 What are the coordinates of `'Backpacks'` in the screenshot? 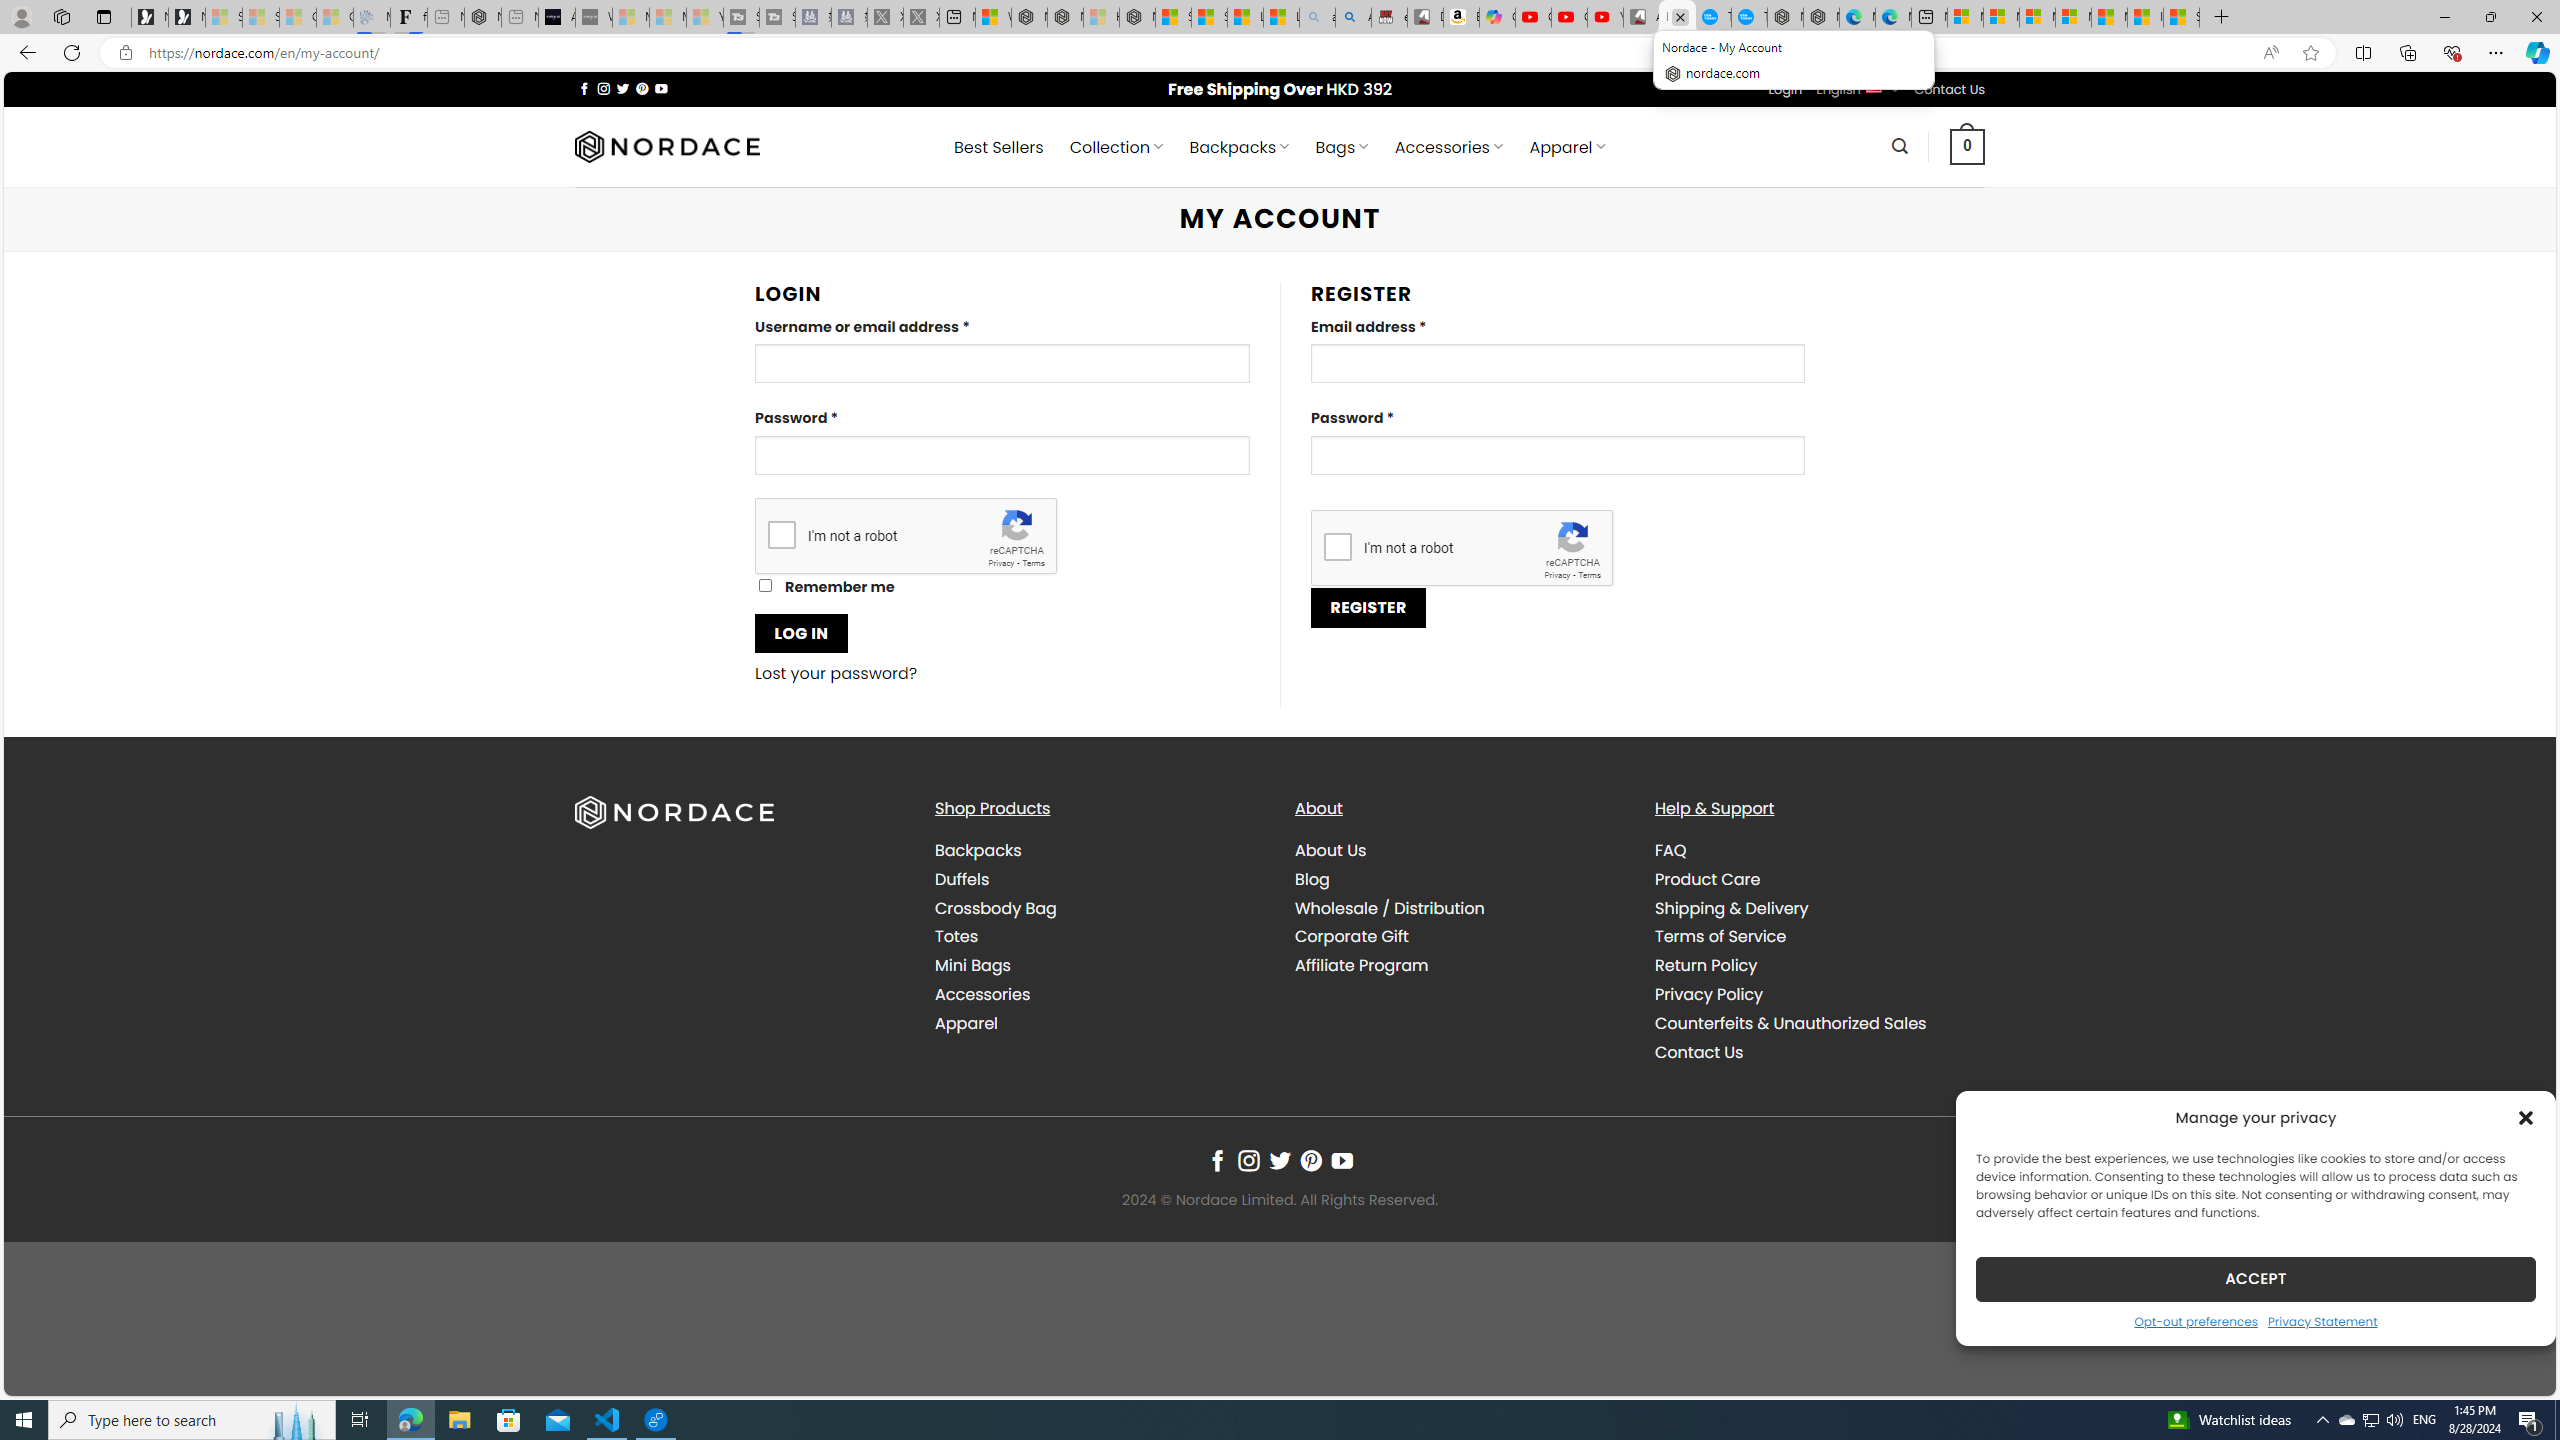 It's located at (1098, 850).